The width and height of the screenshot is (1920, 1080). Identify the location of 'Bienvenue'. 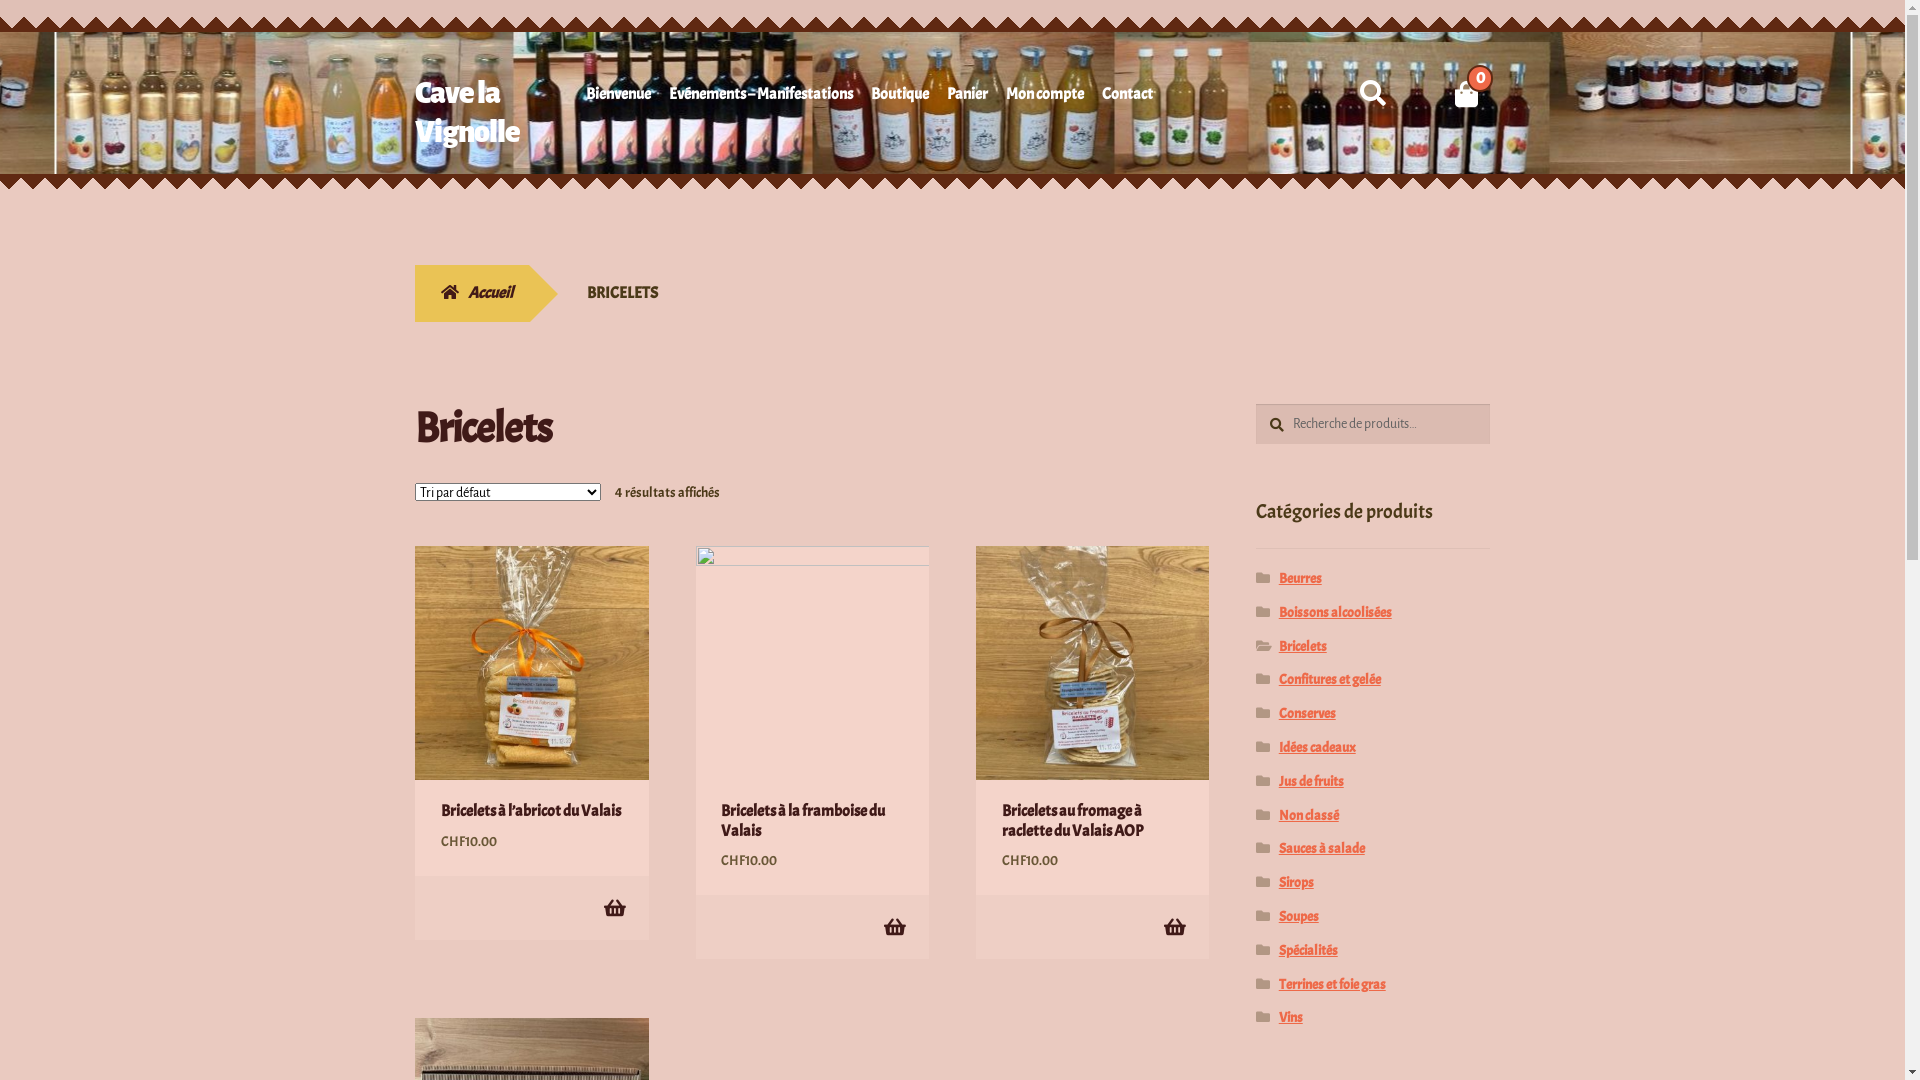
(617, 97).